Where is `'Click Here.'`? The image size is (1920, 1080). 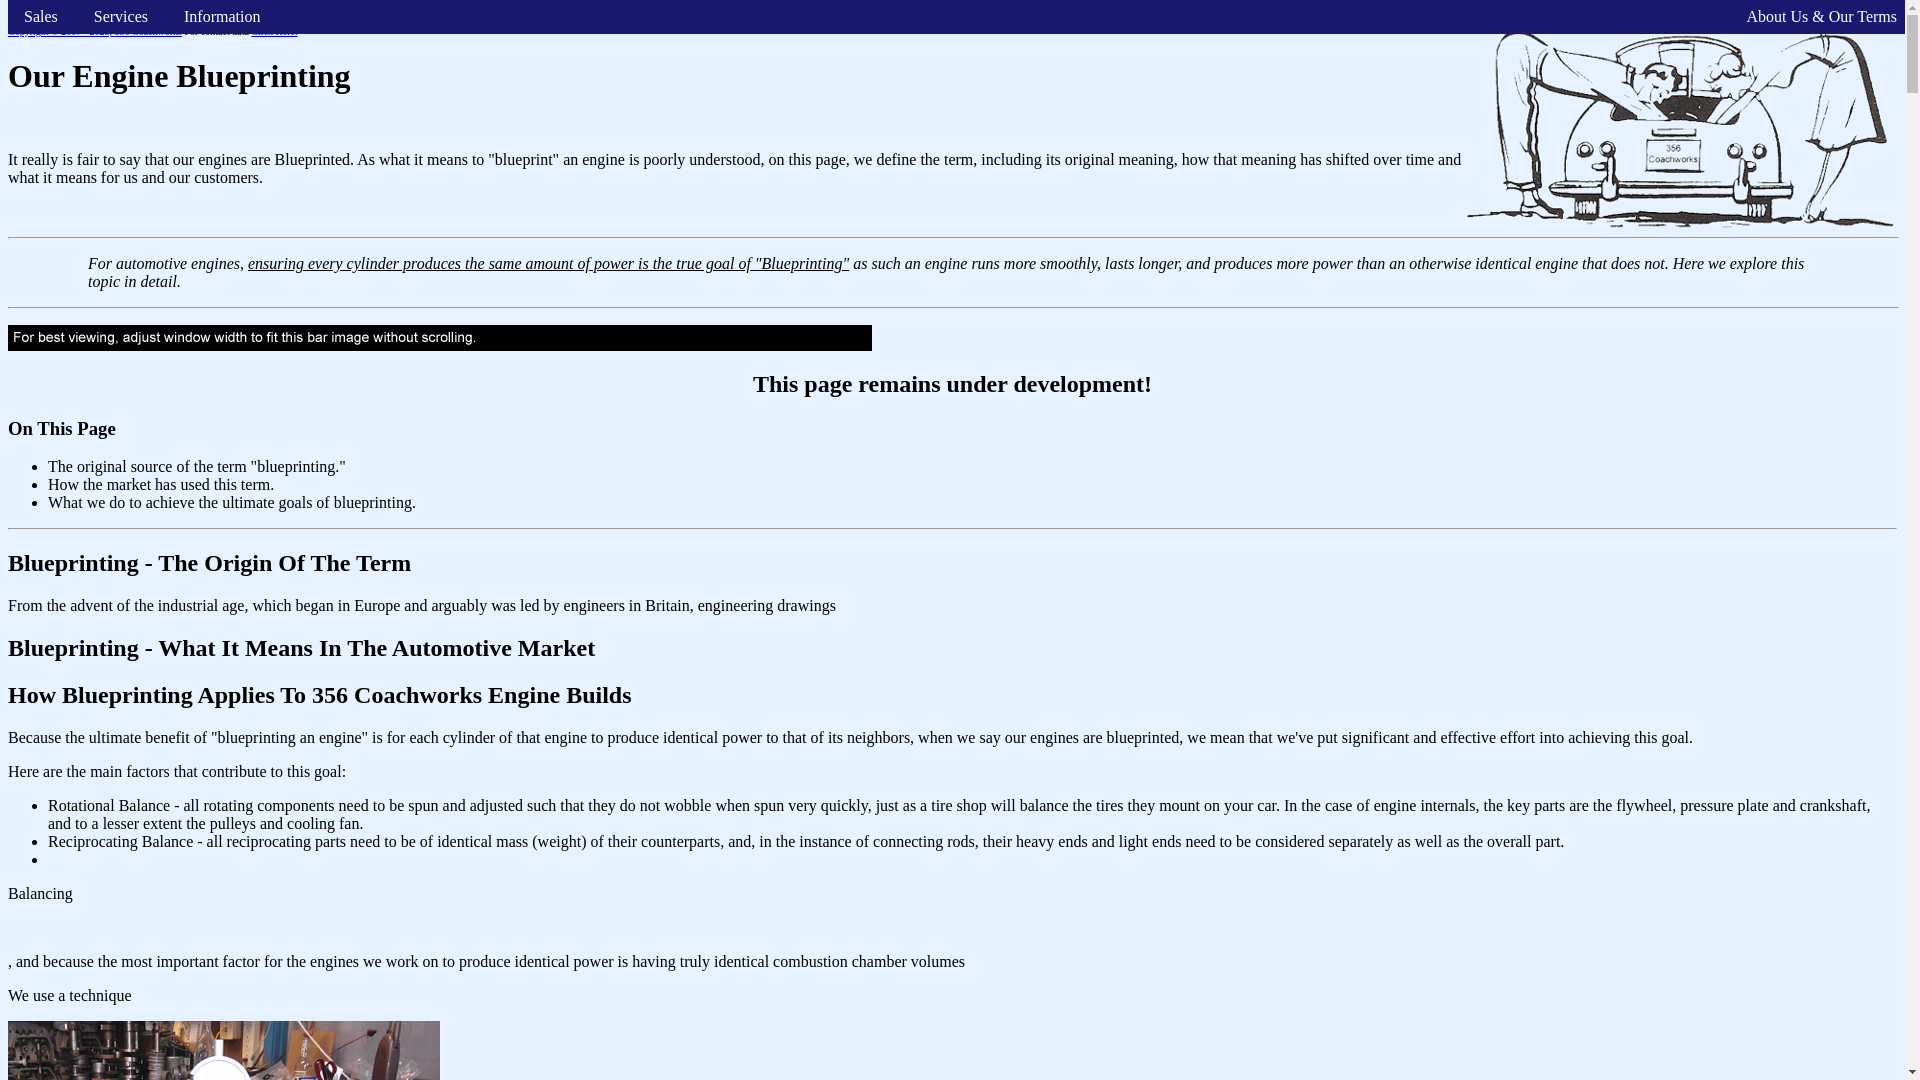
'Click Here.' is located at coordinates (272, 31).